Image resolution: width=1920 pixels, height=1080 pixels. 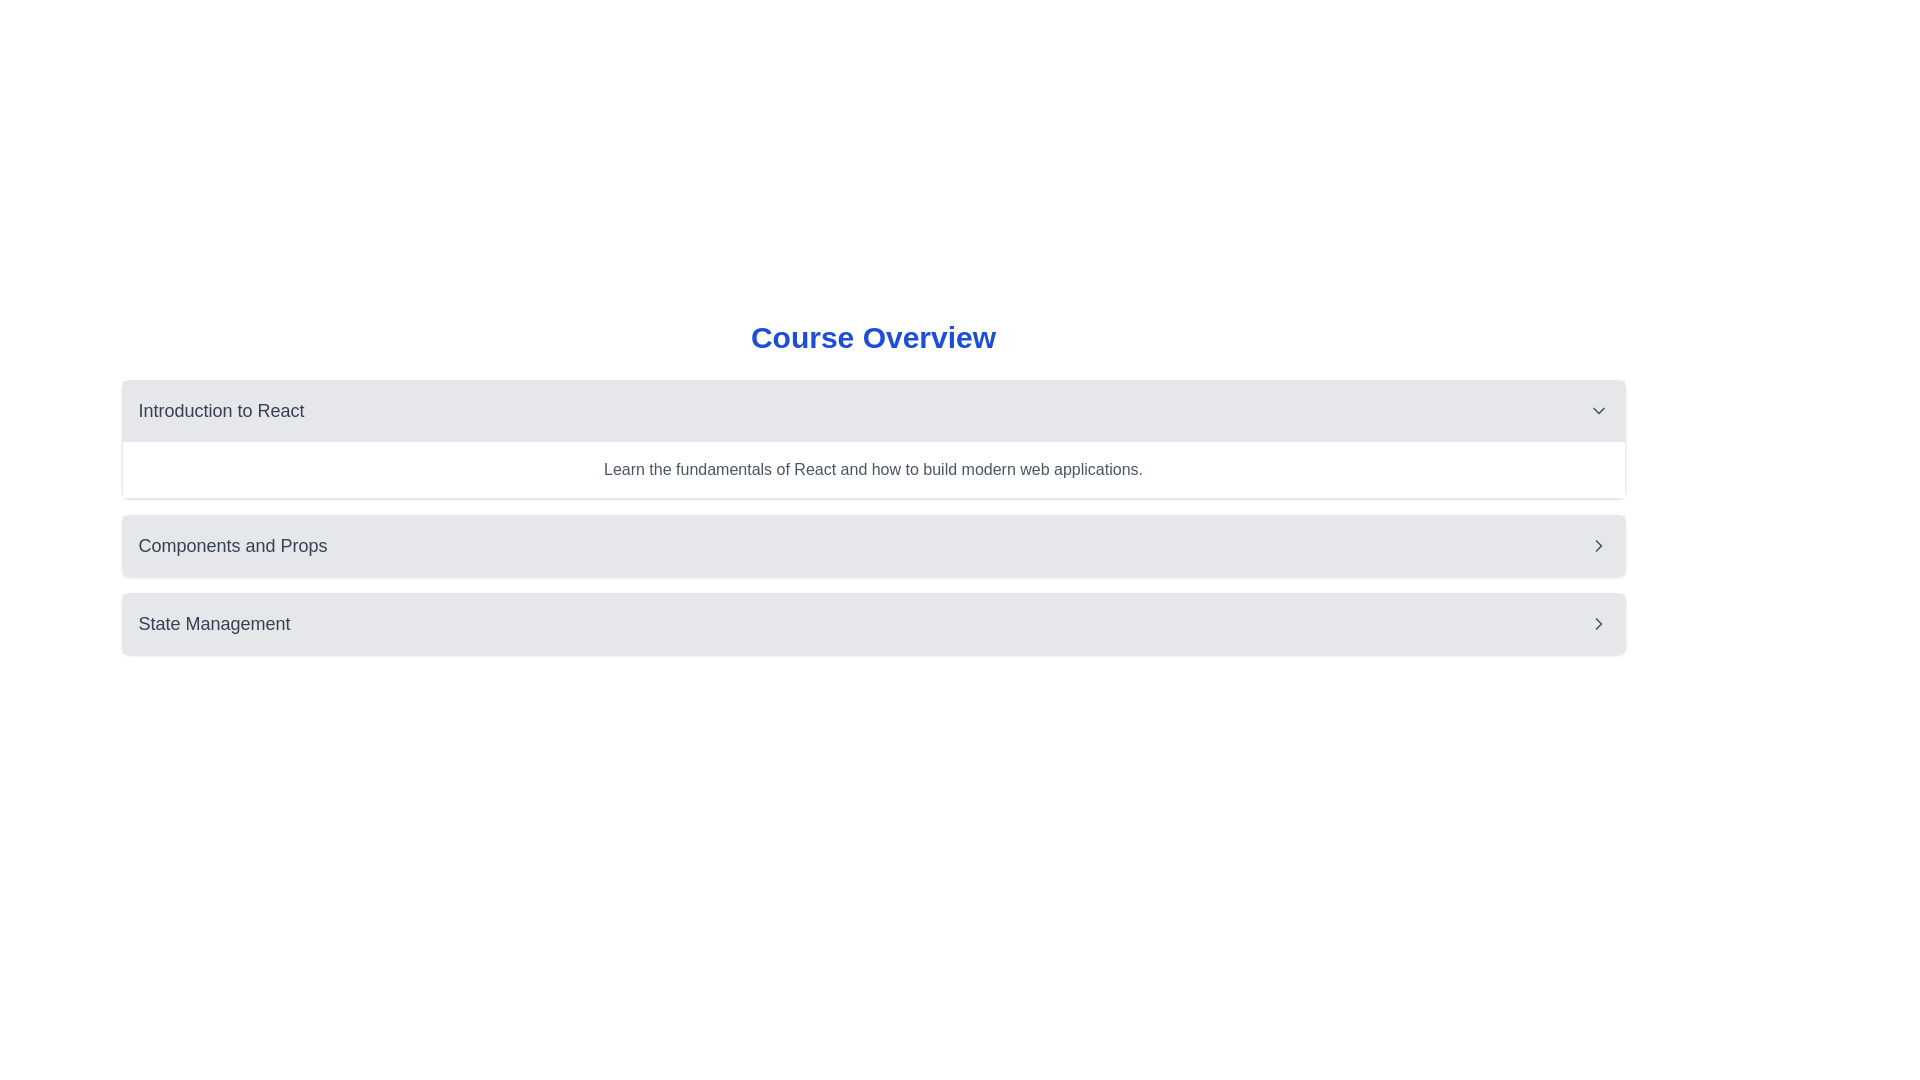 What do you see at coordinates (873, 470) in the screenshot?
I see `the Text Label that provides a brief description of the topic 'Introduction to React', located in the collapsible section of the 'Course Overview'` at bounding box center [873, 470].